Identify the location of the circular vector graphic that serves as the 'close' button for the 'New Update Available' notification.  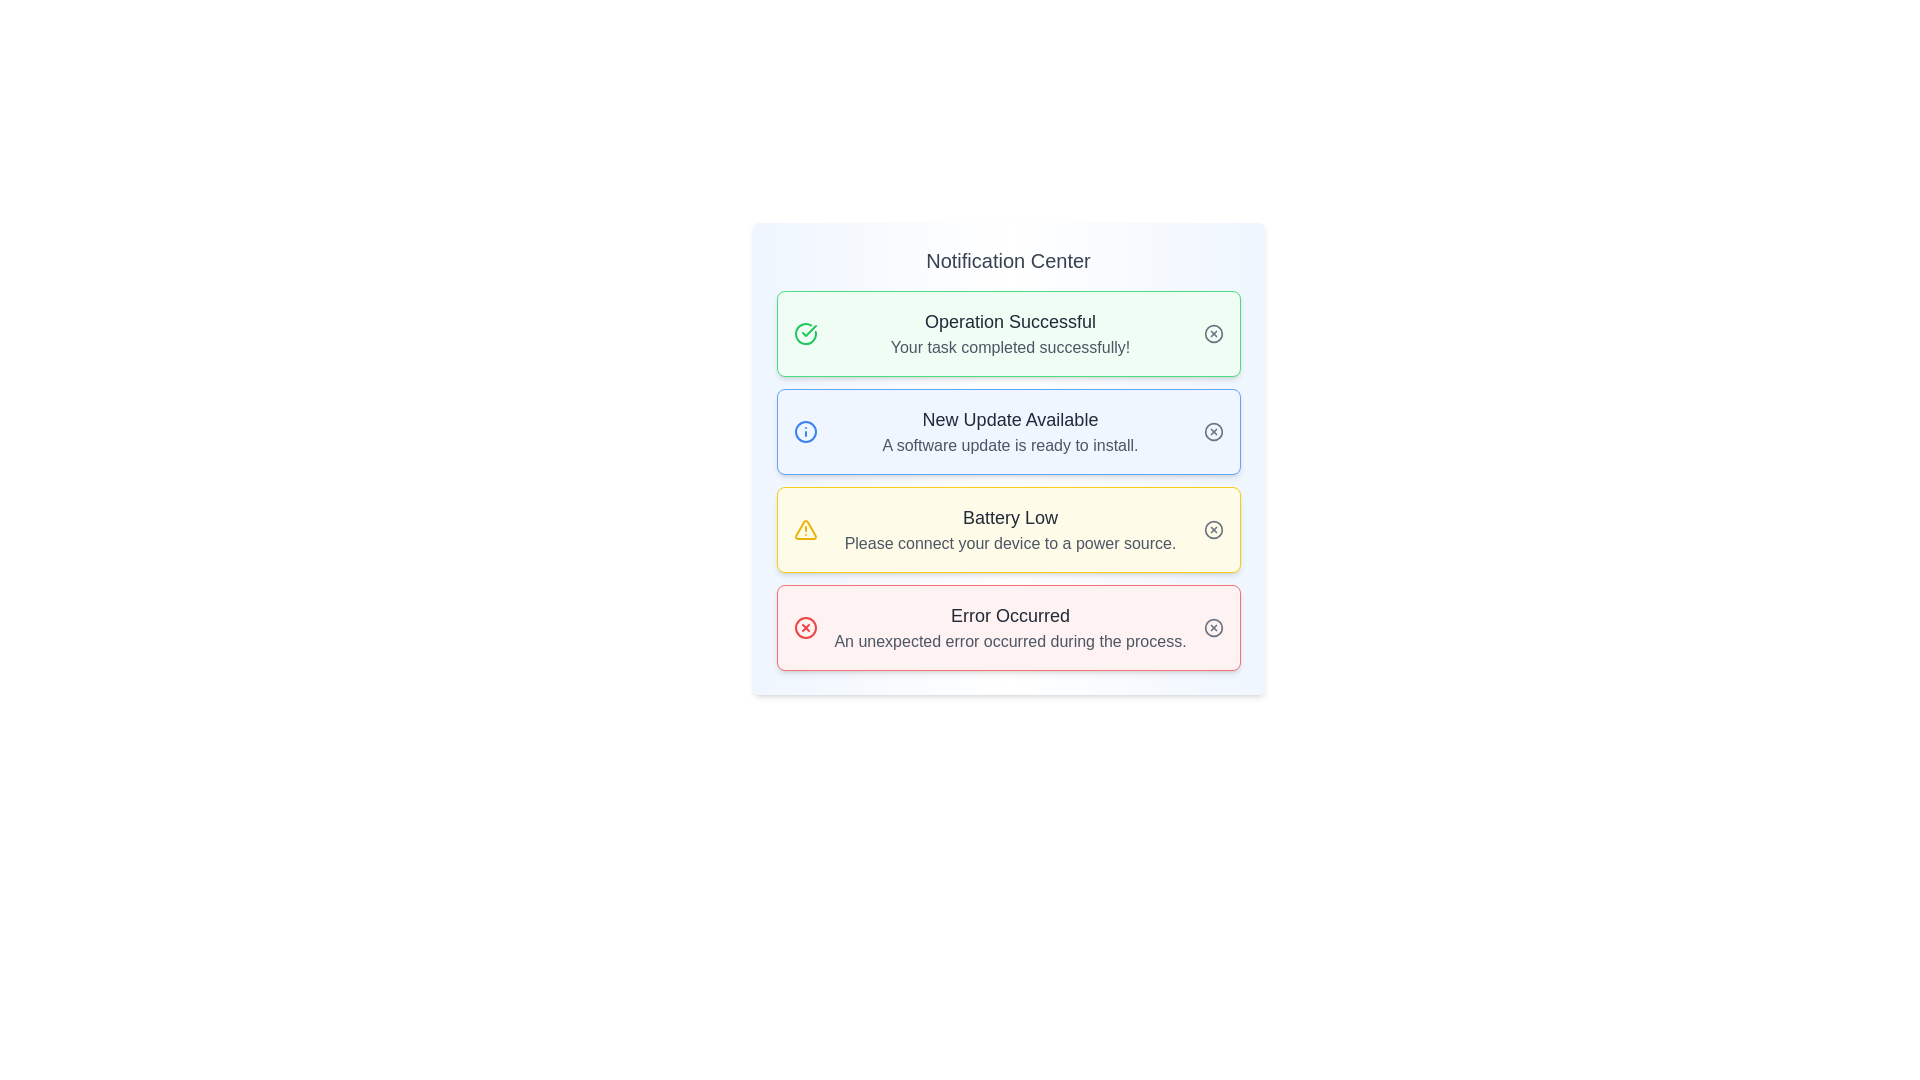
(1212, 431).